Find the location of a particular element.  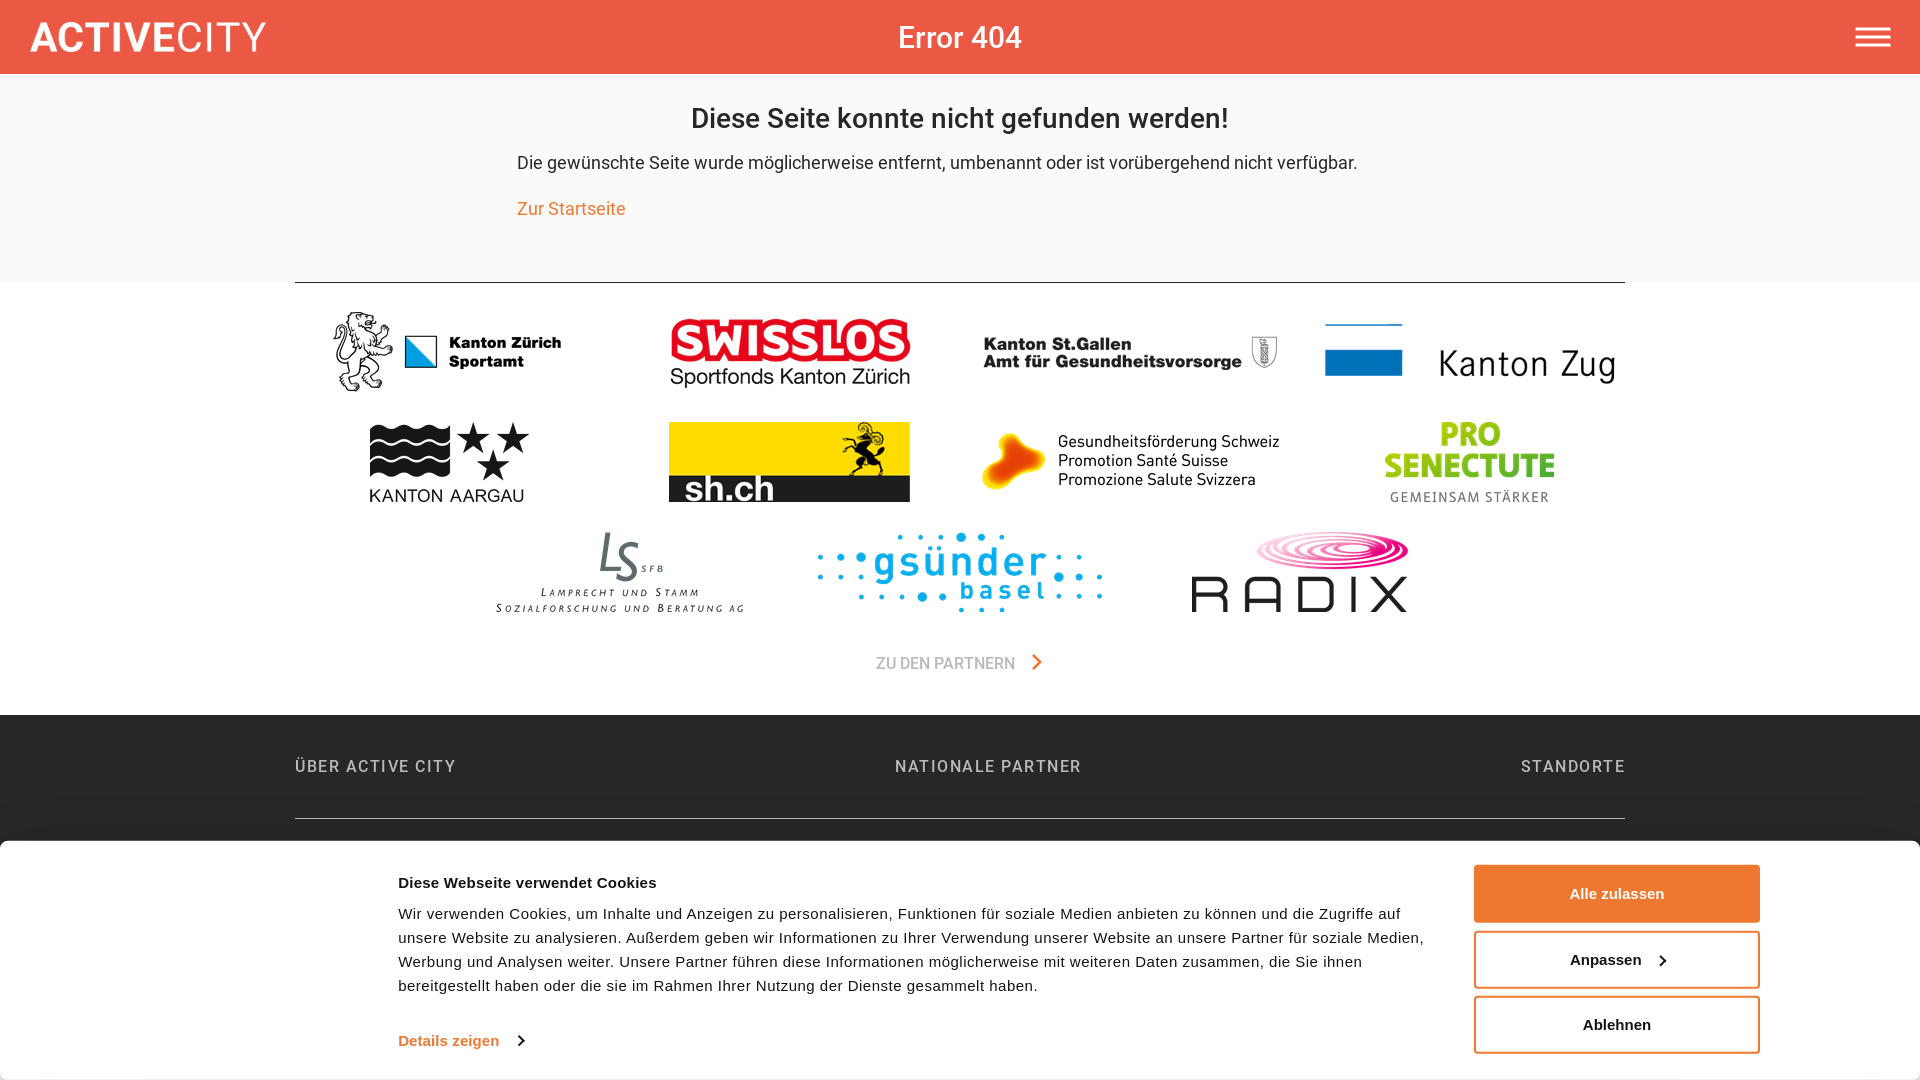

'Lamprecht & Stamm' is located at coordinates (618, 571).